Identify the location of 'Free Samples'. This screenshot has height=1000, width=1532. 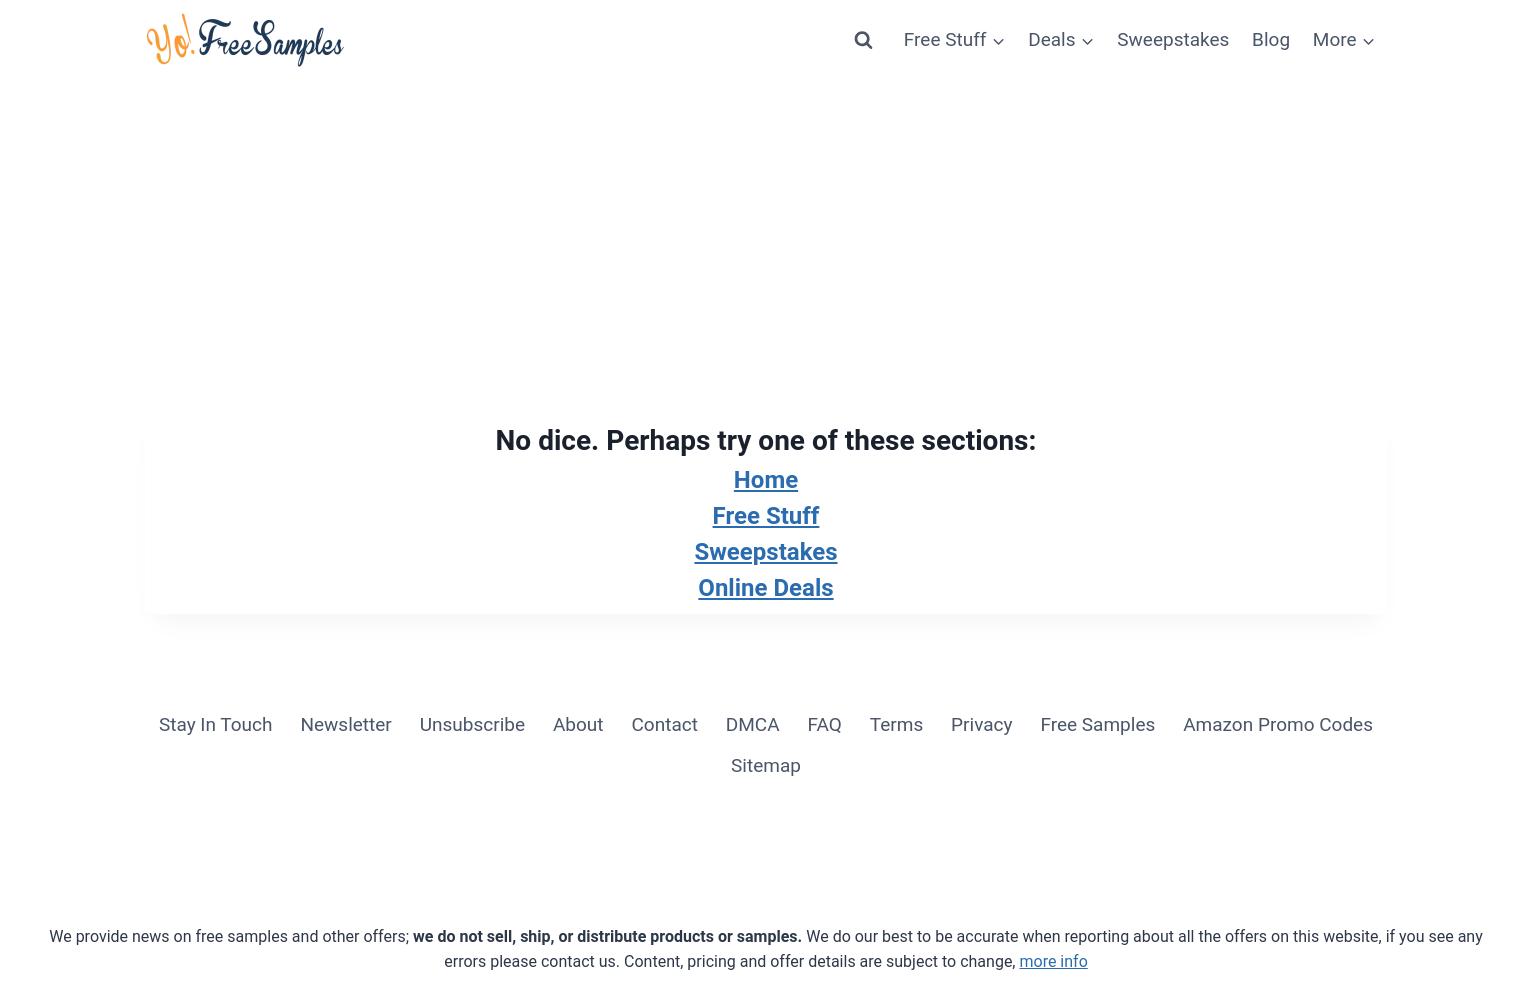
(1096, 722).